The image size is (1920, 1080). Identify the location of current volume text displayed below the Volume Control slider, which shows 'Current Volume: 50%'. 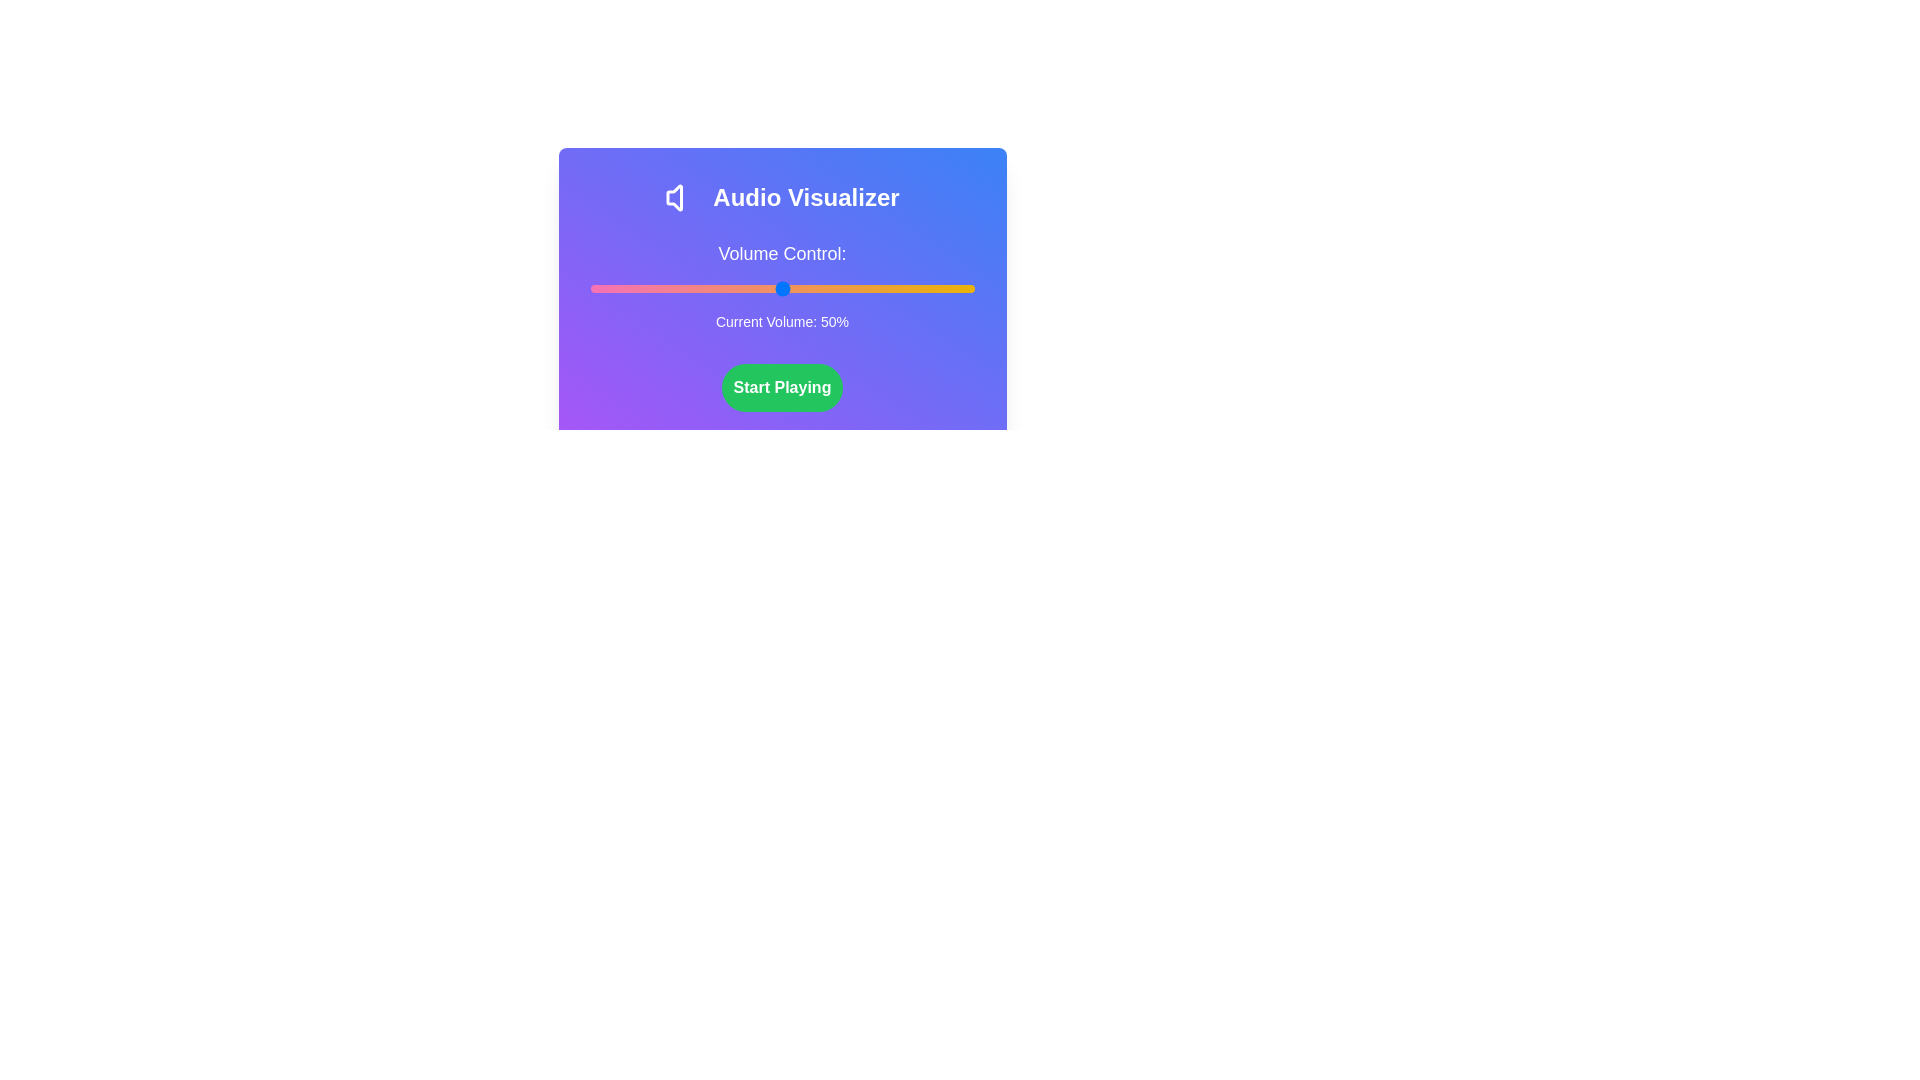
(781, 285).